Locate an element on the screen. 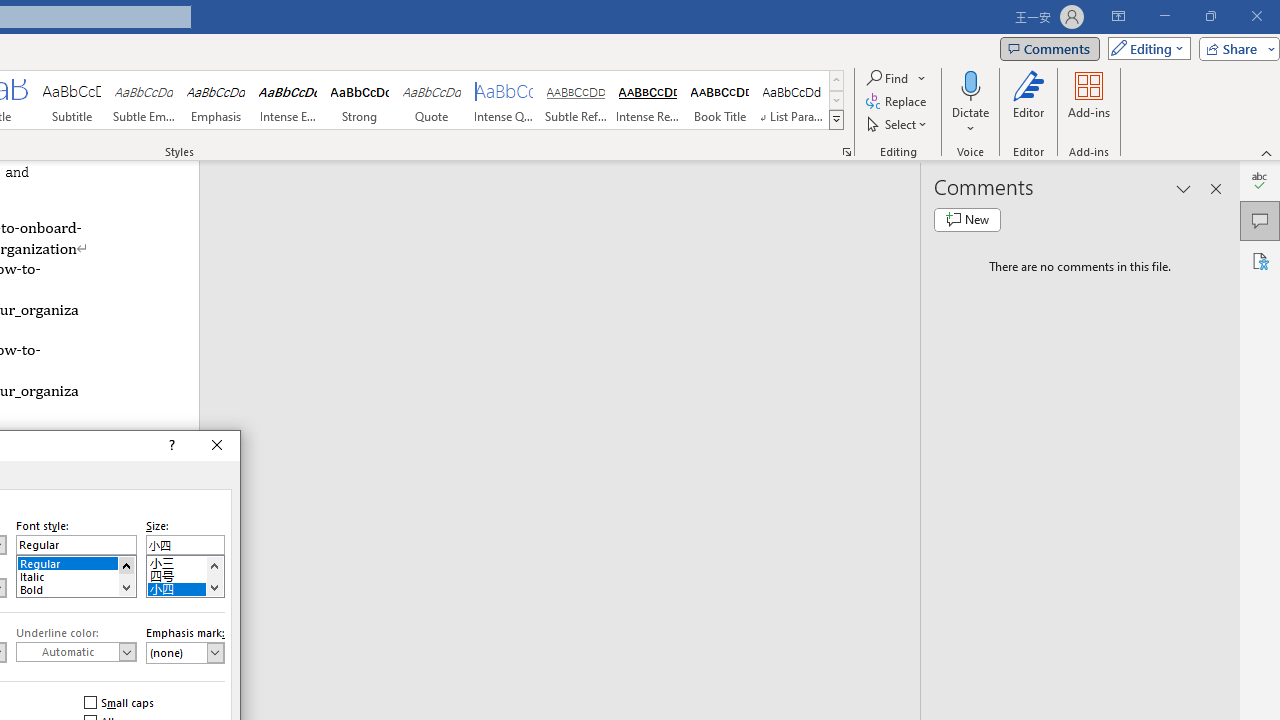 Image resolution: width=1280 pixels, height=720 pixels. 'Intense Quote' is located at coordinates (504, 100).